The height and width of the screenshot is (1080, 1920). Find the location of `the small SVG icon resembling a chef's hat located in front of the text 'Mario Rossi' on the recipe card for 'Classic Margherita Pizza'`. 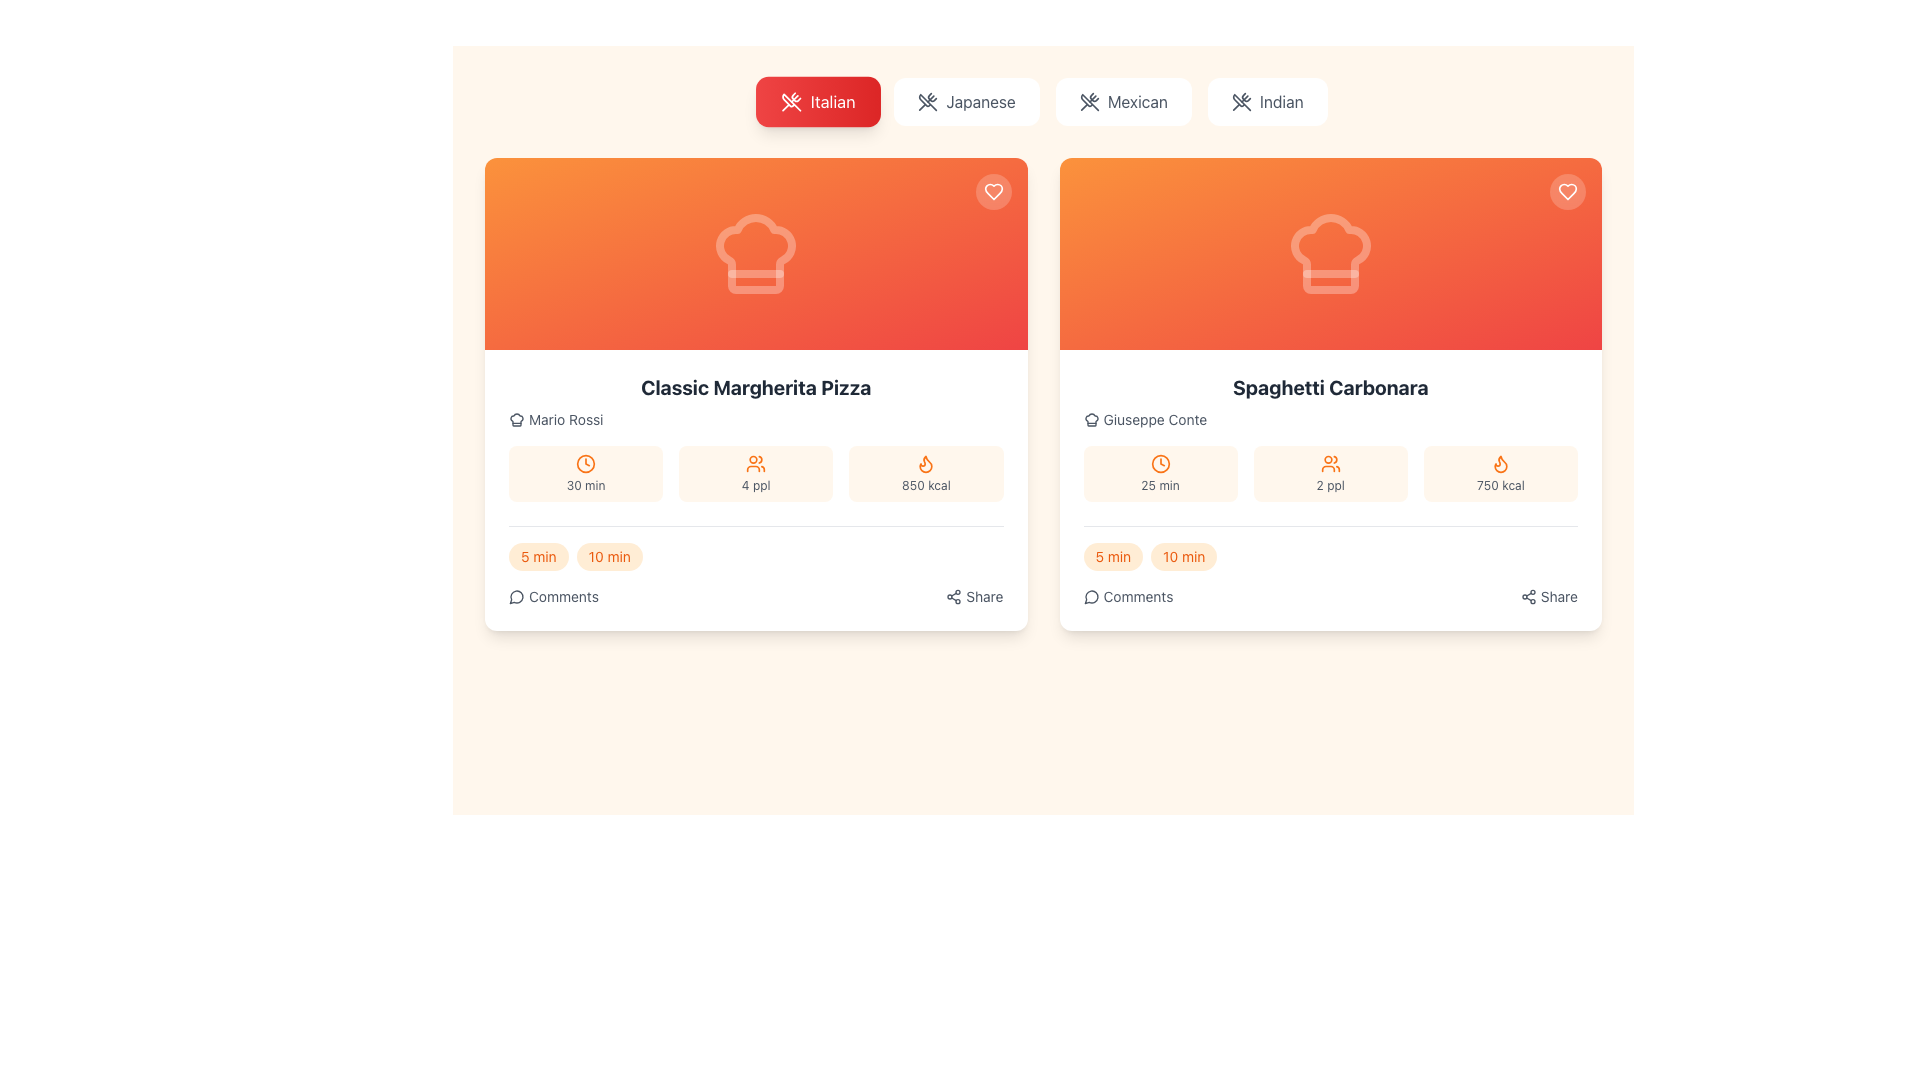

the small SVG icon resembling a chef's hat located in front of the text 'Mario Rossi' on the recipe card for 'Classic Margherita Pizza' is located at coordinates (517, 419).